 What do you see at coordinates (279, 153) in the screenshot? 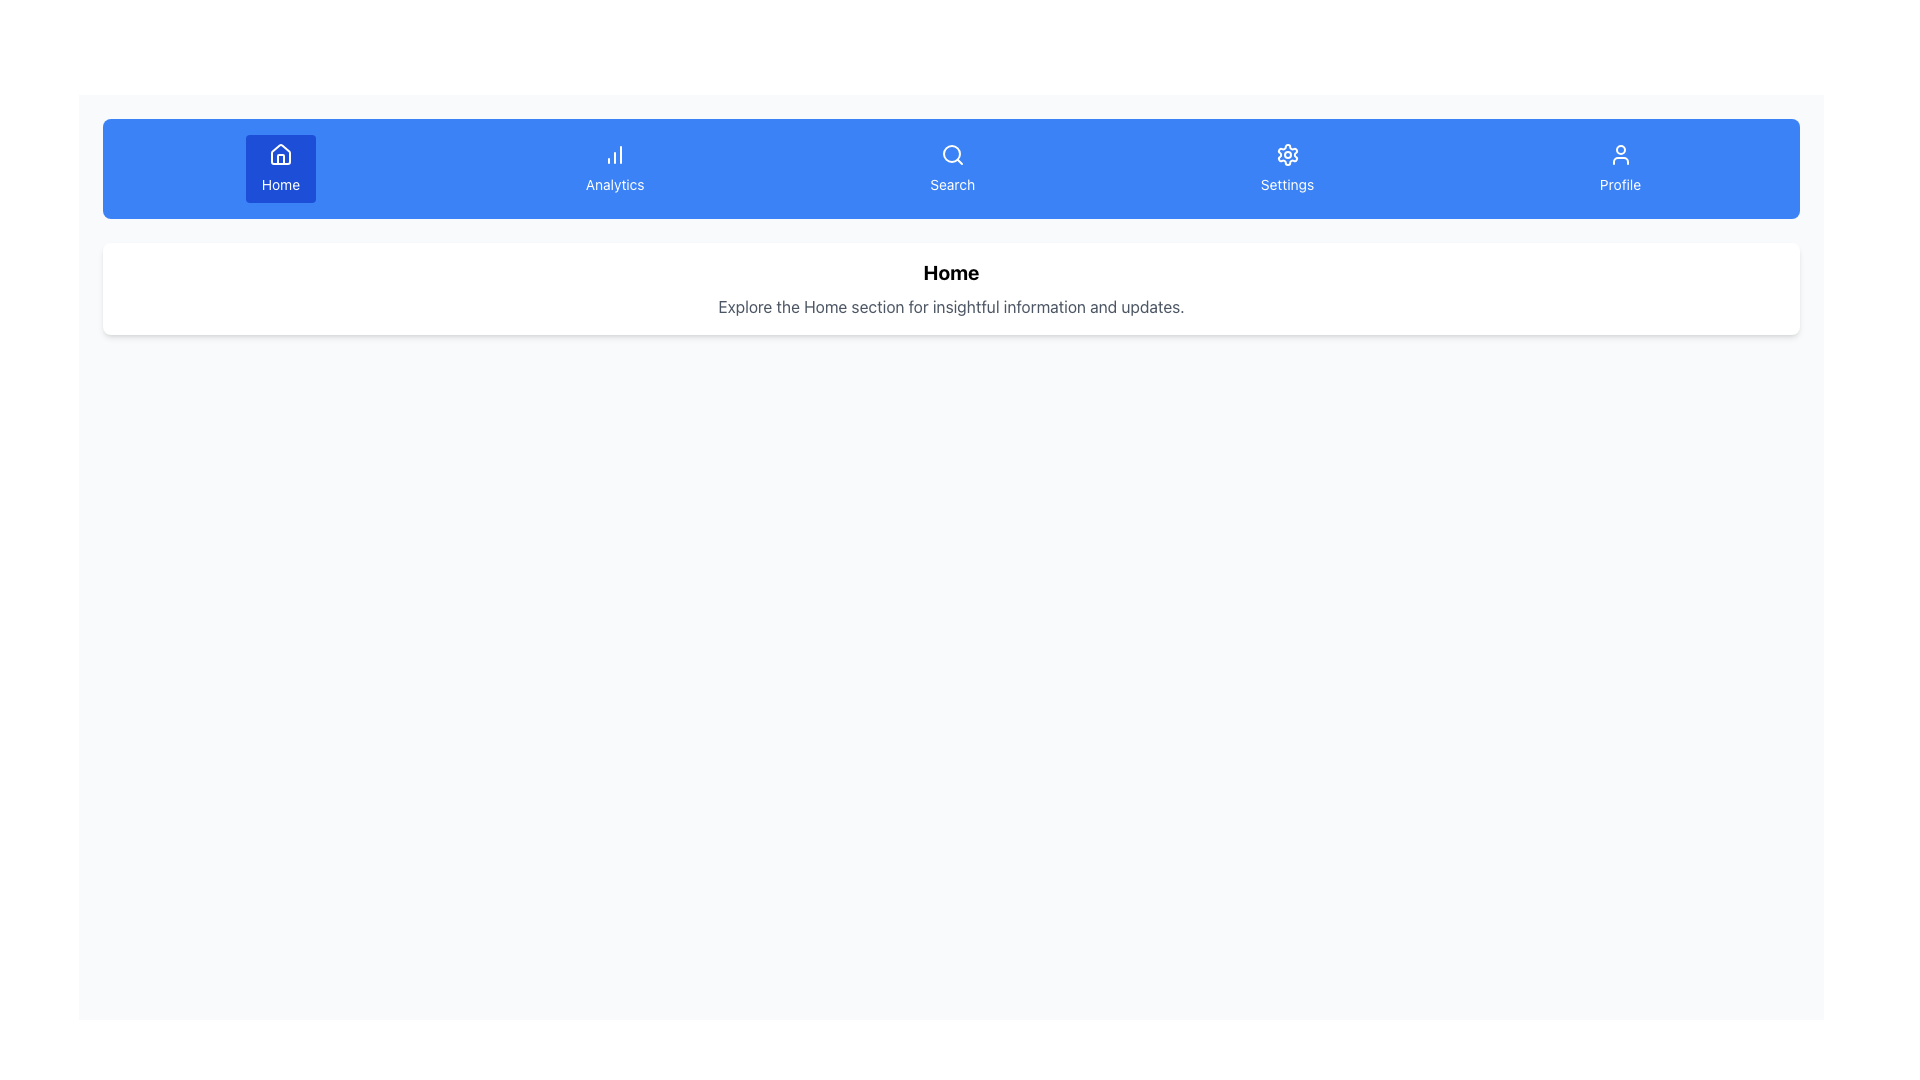
I see `the white outline house icon located in the blue rectangular section on the left of the menu bar` at bounding box center [279, 153].